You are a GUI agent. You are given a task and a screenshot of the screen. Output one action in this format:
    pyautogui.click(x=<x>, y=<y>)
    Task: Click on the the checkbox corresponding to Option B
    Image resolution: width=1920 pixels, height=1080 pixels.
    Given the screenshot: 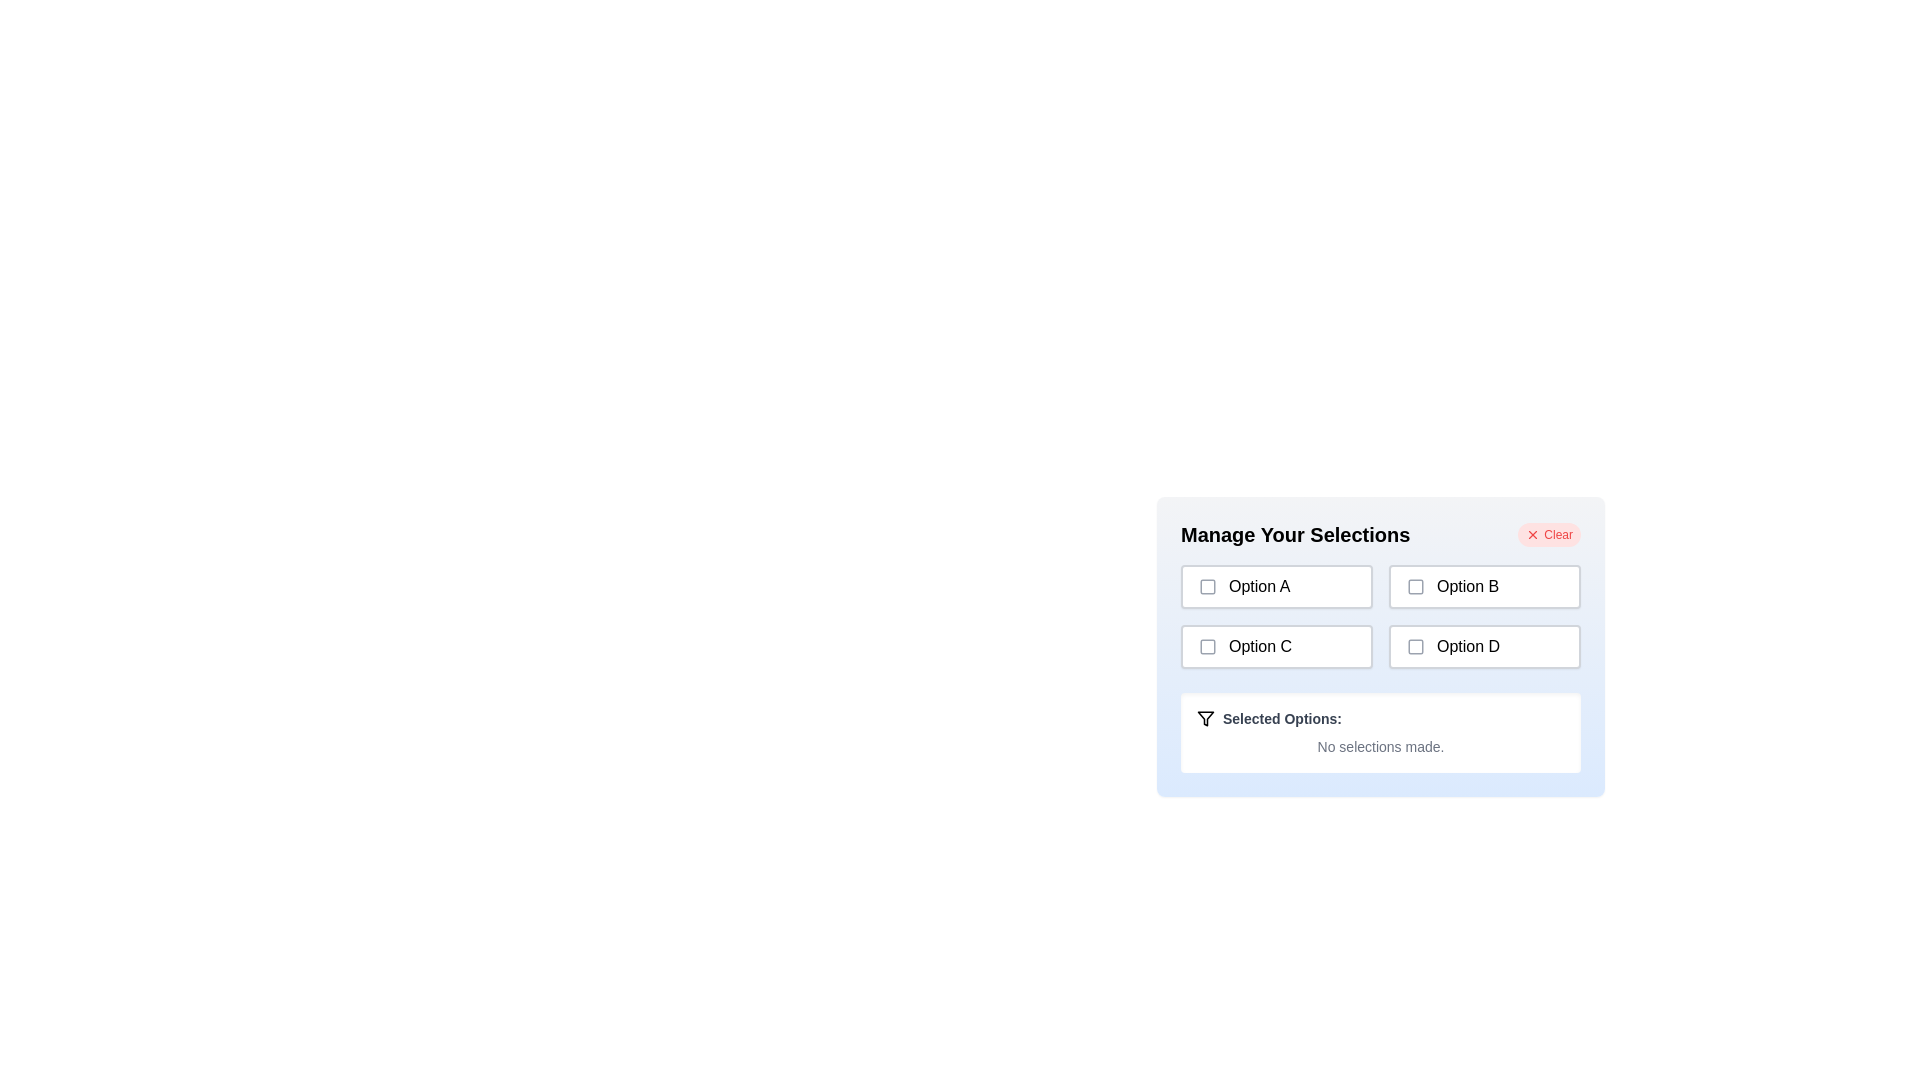 What is the action you would take?
    pyautogui.click(x=1415, y=585)
    